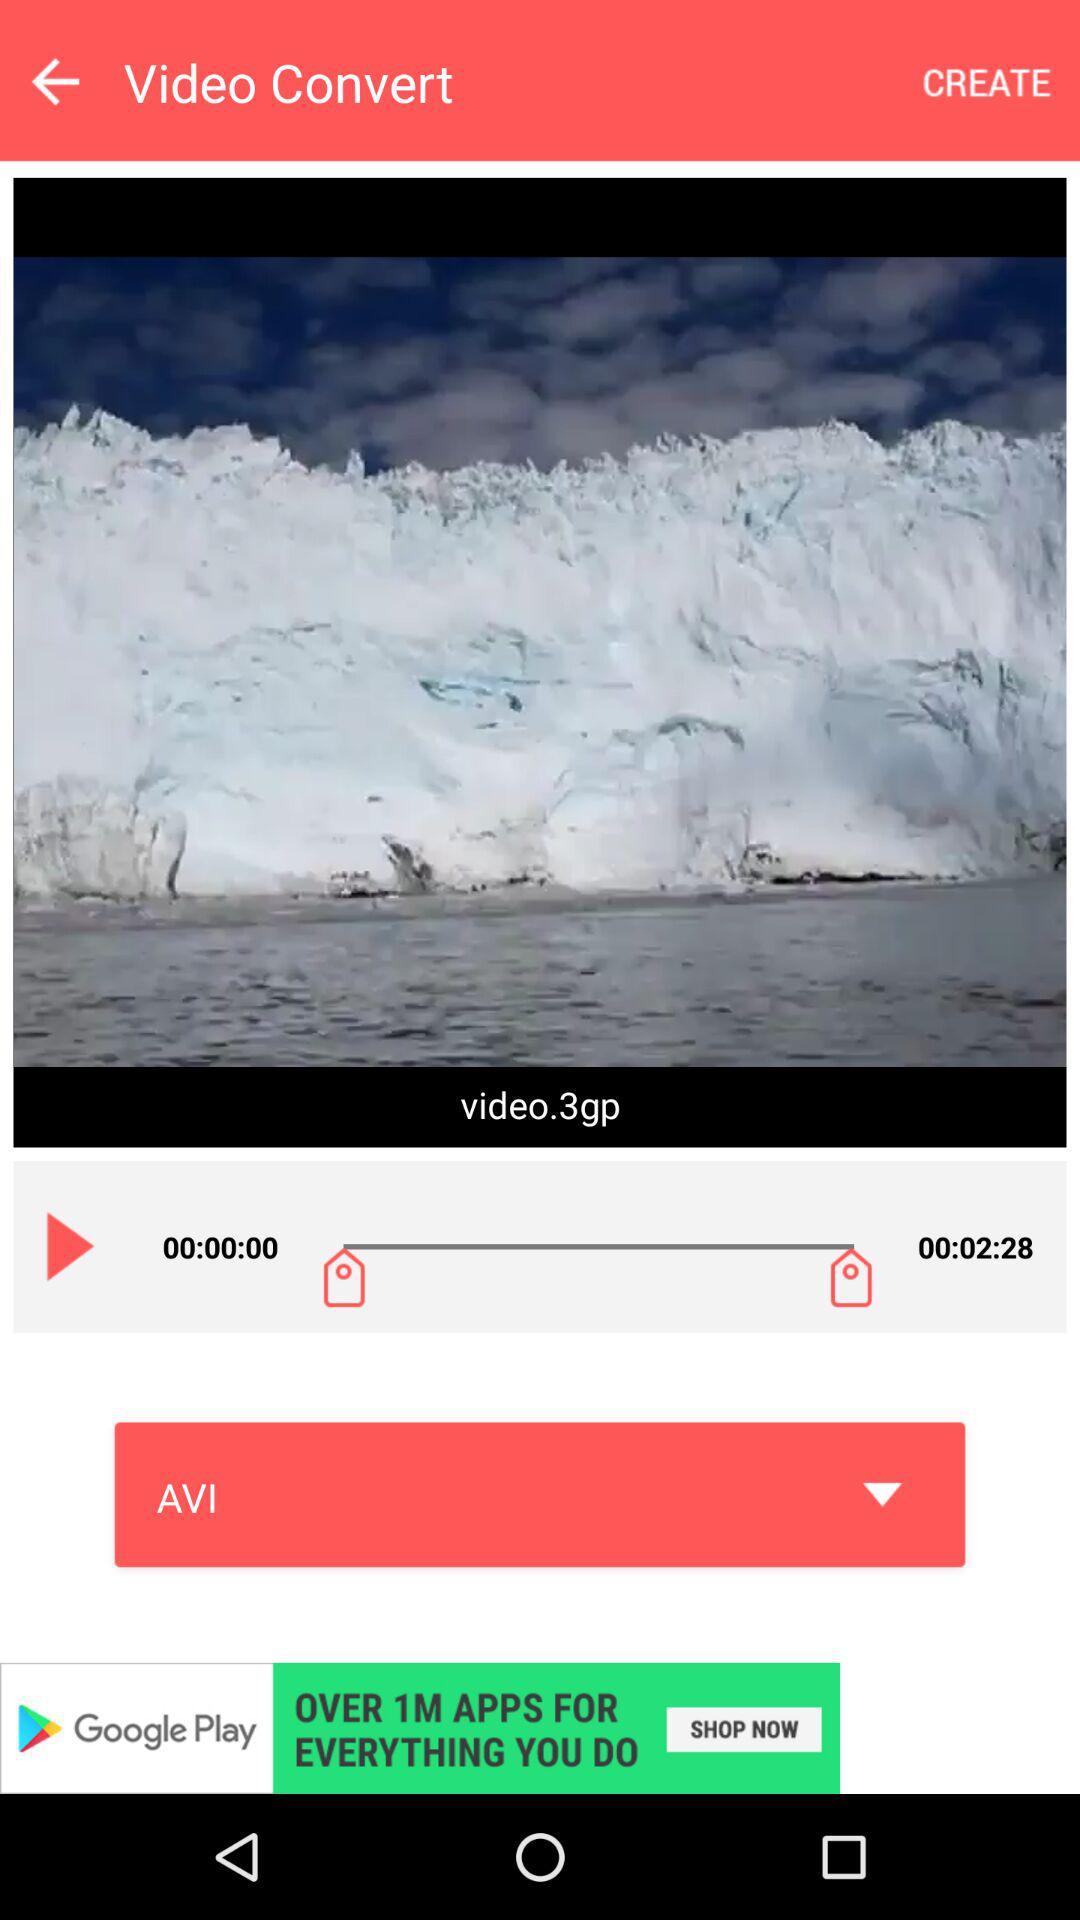 This screenshot has height=1920, width=1080. What do you see at coordinates (540, 1727) in the screenshot?
I see `advertisements` at bounding box center [540, 1727].